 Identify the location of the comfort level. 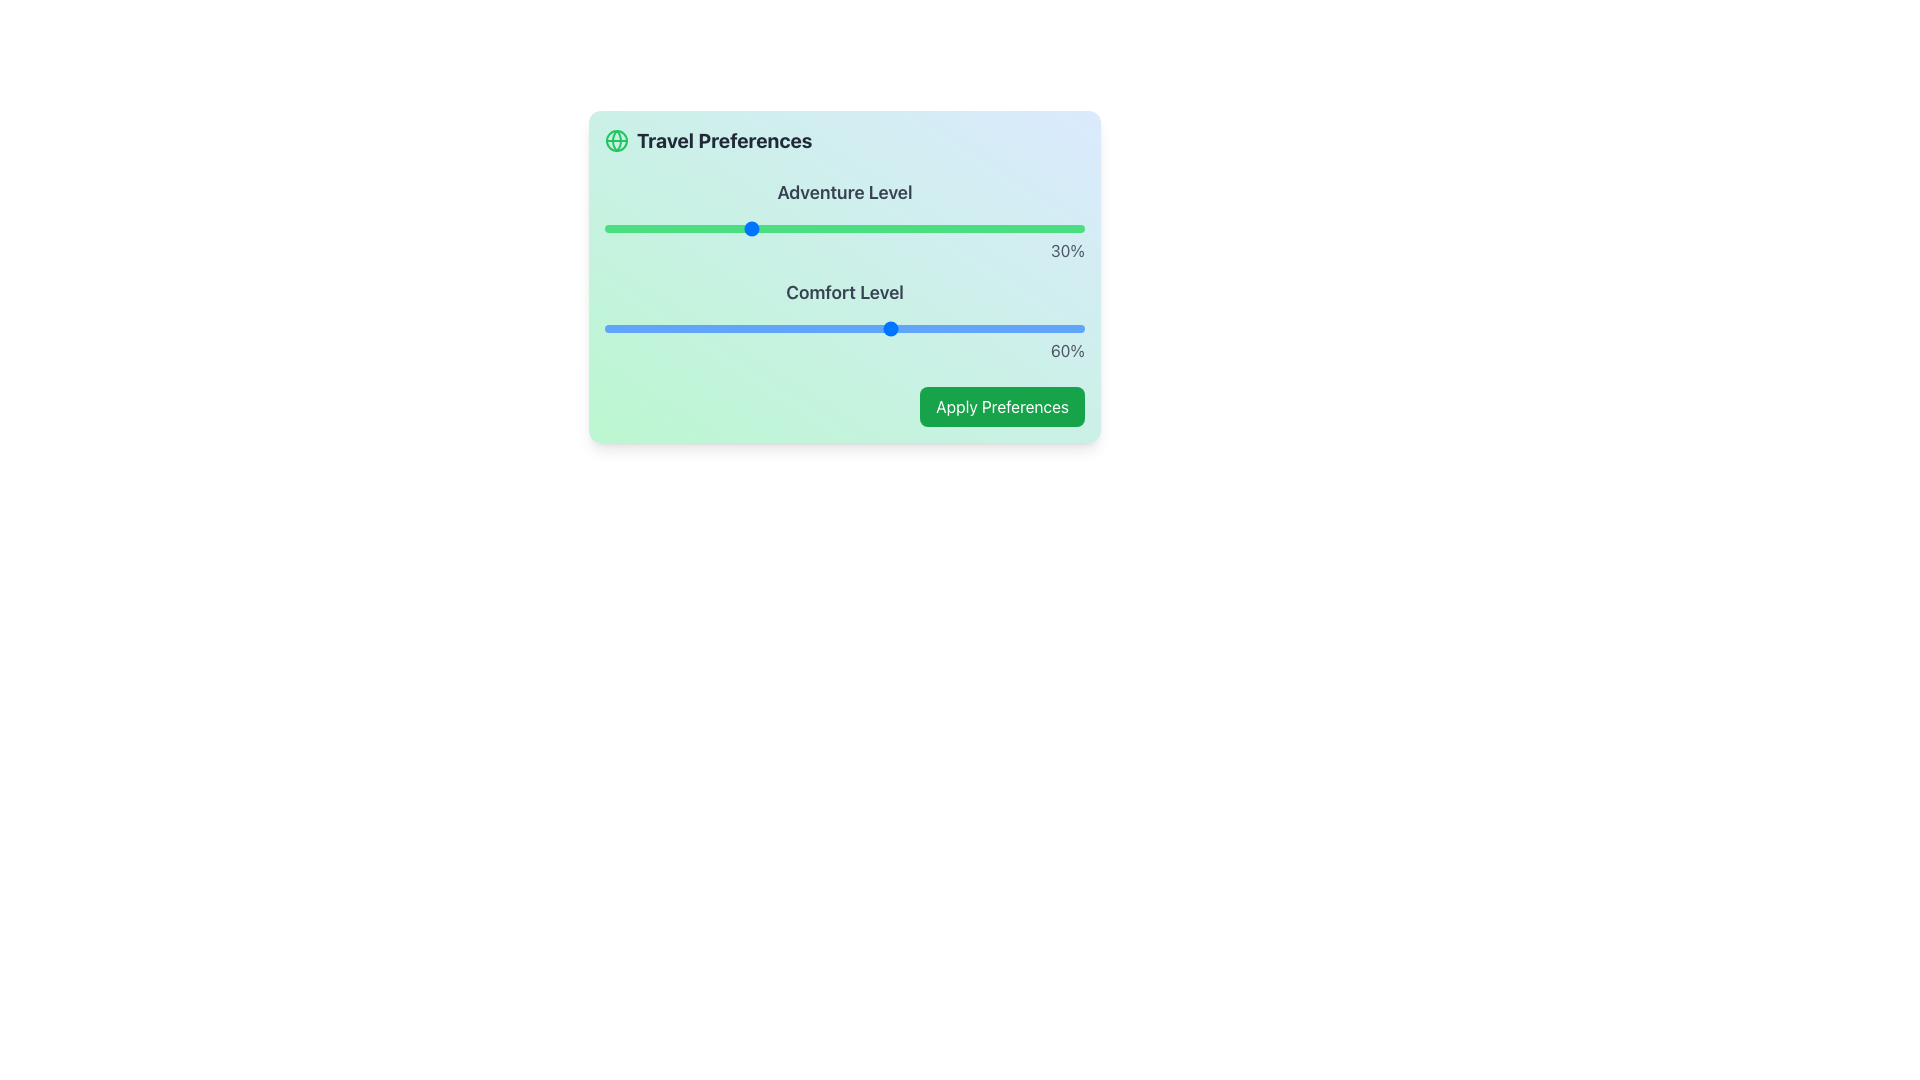
(776, 327).